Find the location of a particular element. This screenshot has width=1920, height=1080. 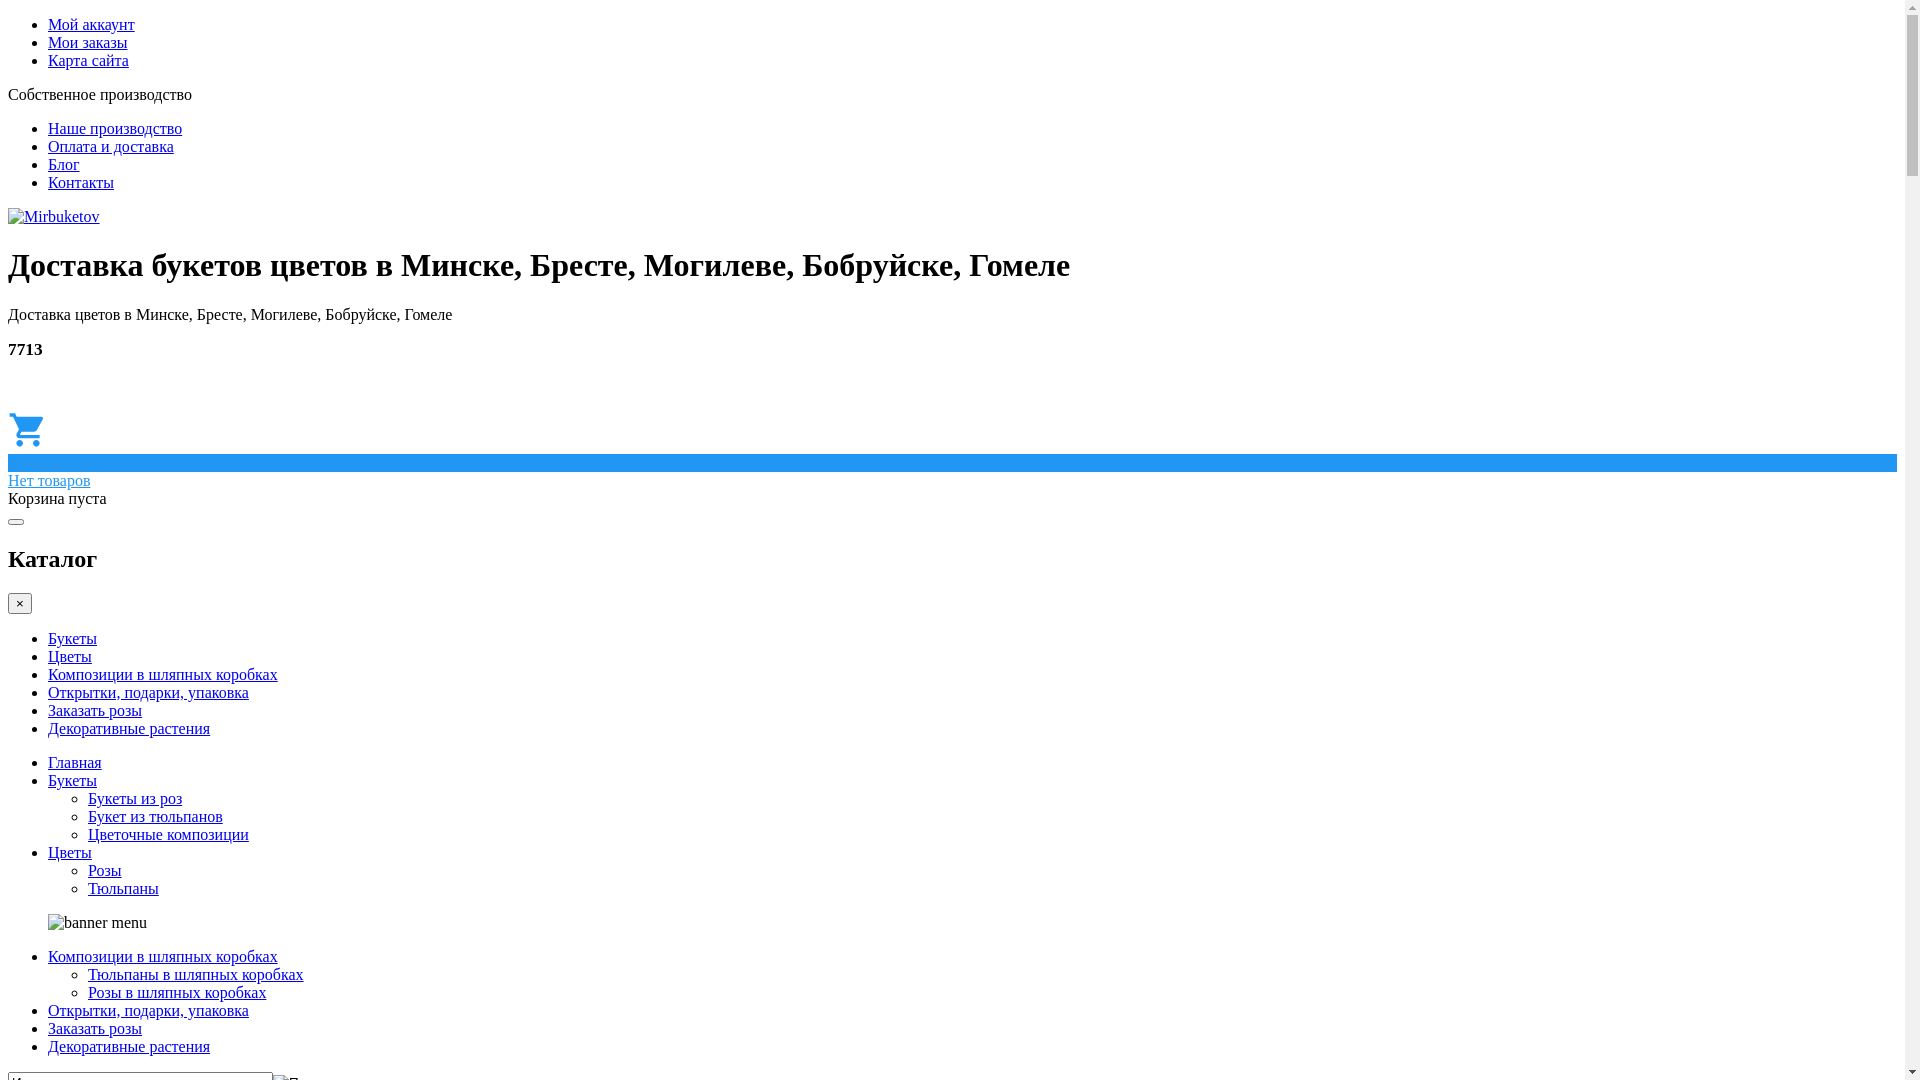

'Mirbuketov' is located at coordinates (53, 216).